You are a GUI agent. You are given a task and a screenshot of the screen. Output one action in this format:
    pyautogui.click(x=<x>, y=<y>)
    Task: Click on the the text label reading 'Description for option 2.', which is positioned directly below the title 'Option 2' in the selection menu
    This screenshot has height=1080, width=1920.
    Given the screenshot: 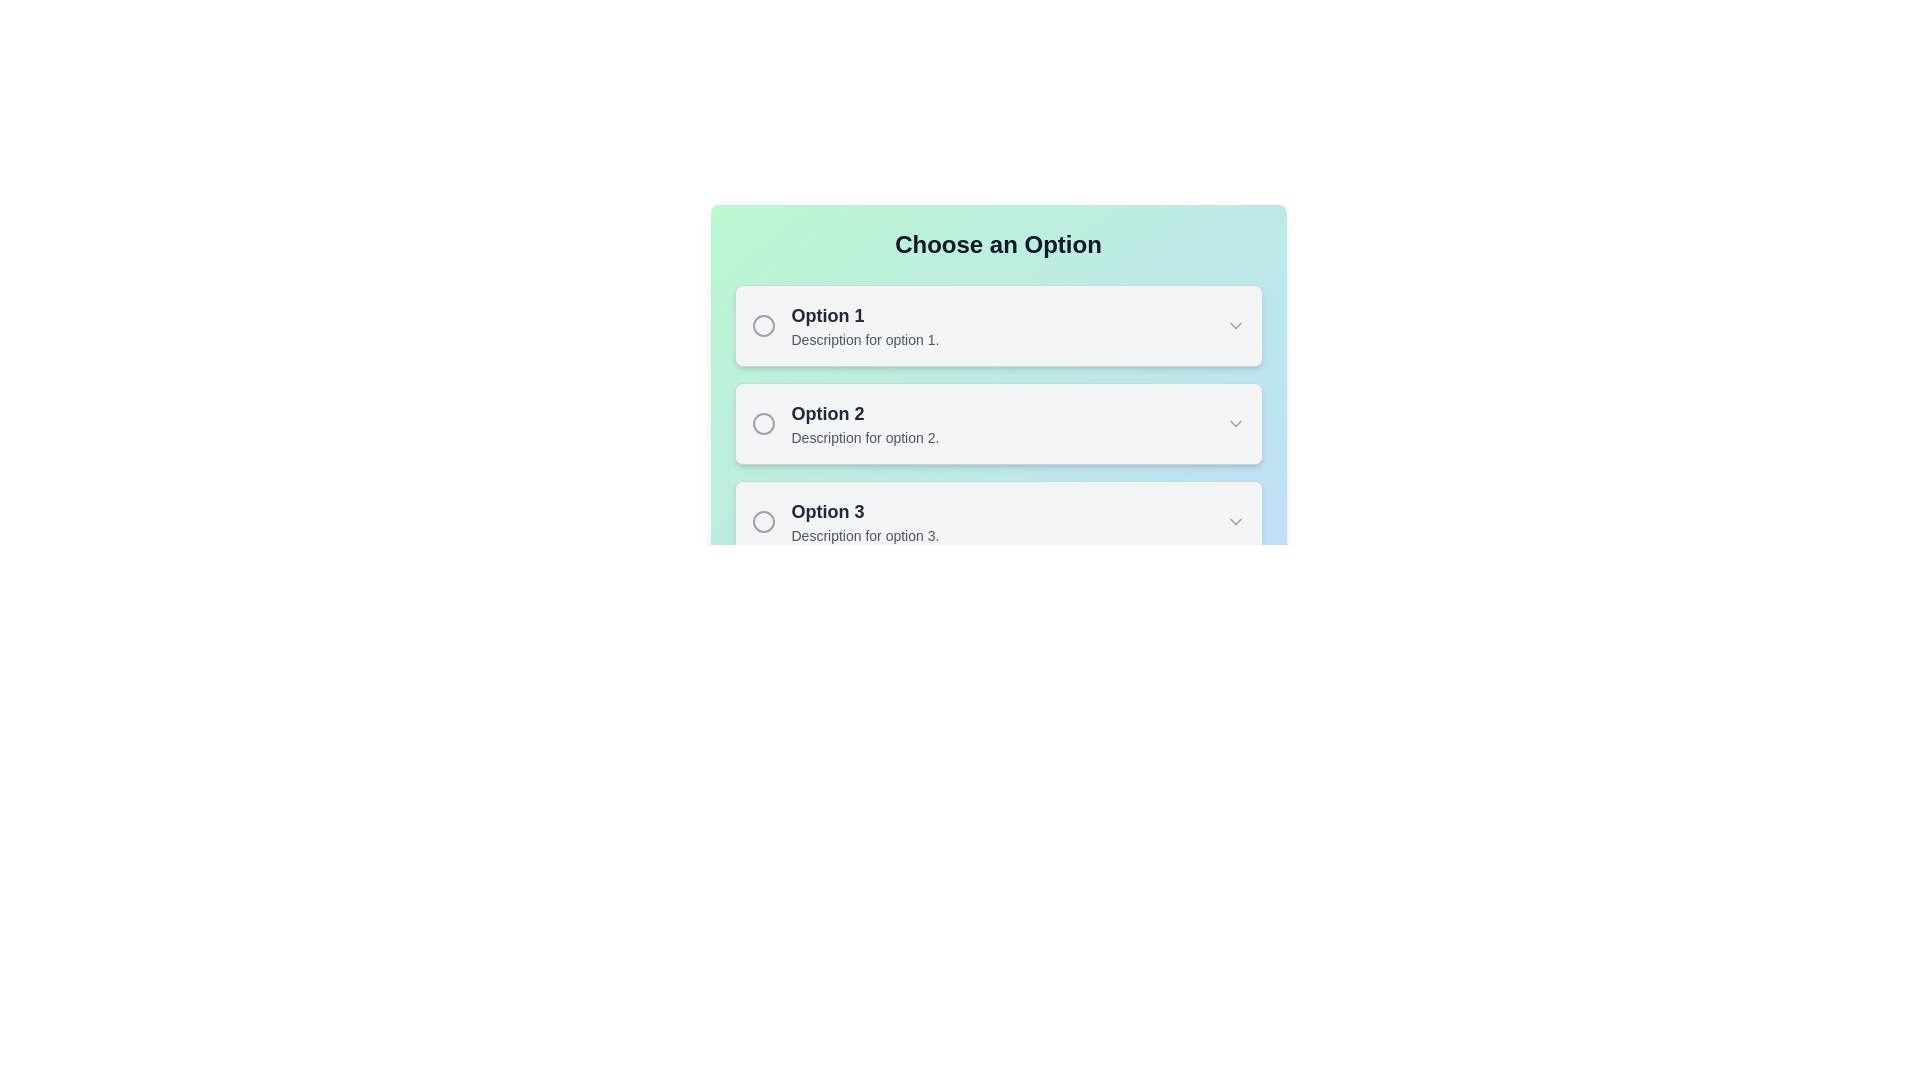 What is the action you would take?
    pyautogui.click(x=865, y=437)
    